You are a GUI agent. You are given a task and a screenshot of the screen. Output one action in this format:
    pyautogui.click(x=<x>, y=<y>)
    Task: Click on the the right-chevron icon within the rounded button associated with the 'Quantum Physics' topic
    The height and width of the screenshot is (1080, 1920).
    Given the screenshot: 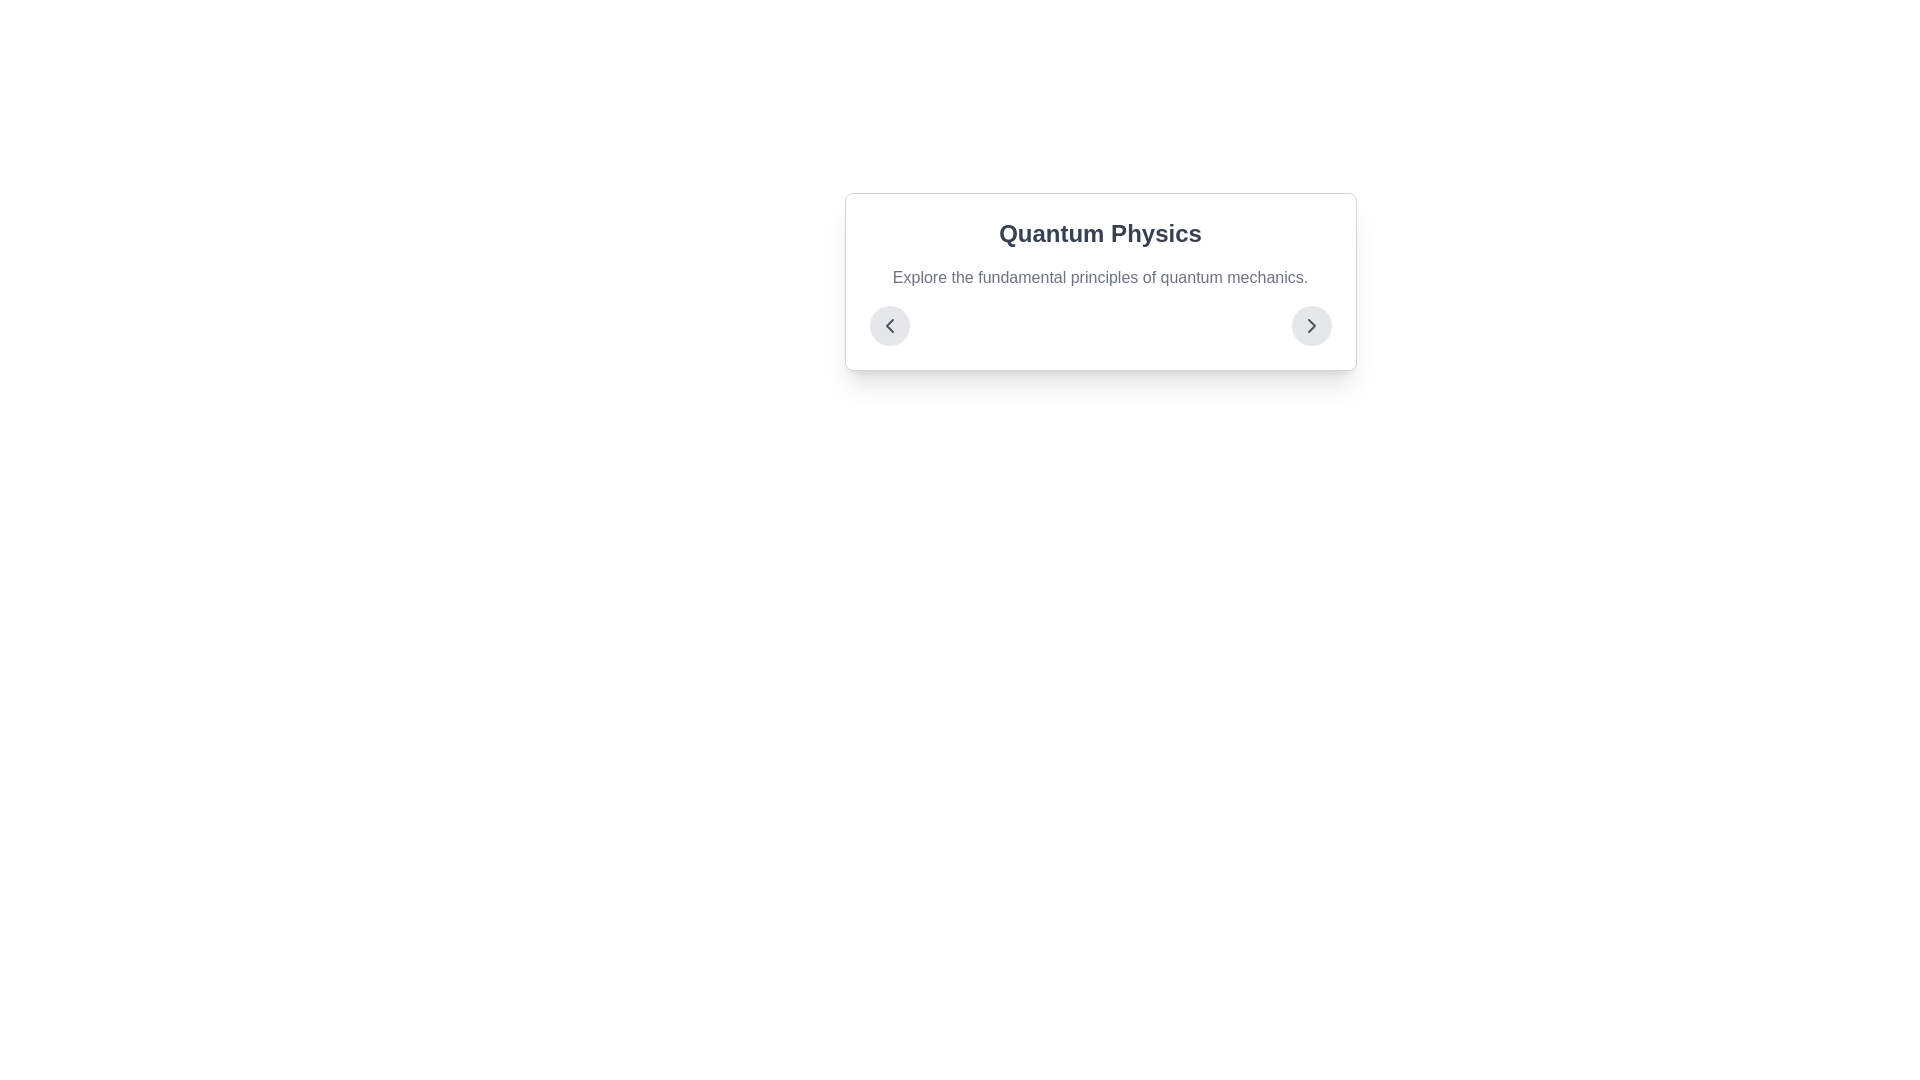 What is the action you would take?
    pyautogui.click(x=1311, y=325)
    